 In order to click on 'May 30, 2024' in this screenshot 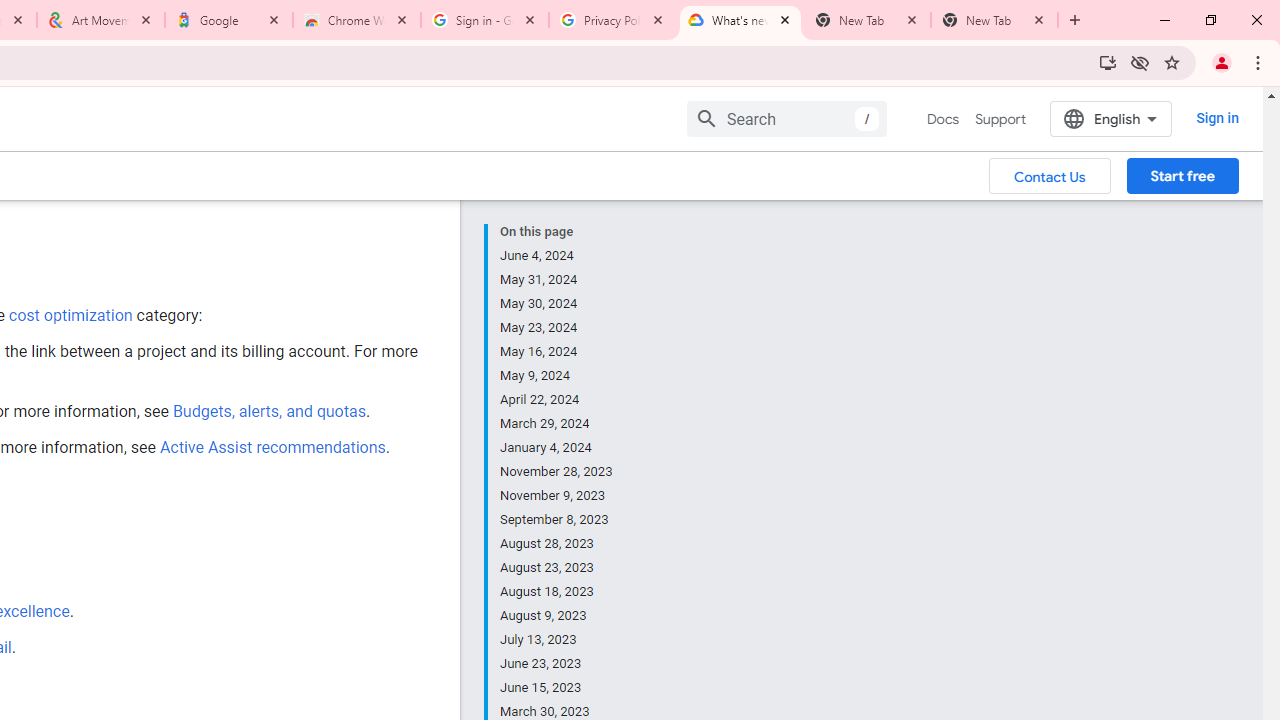, I will do `click(557, 304)`.